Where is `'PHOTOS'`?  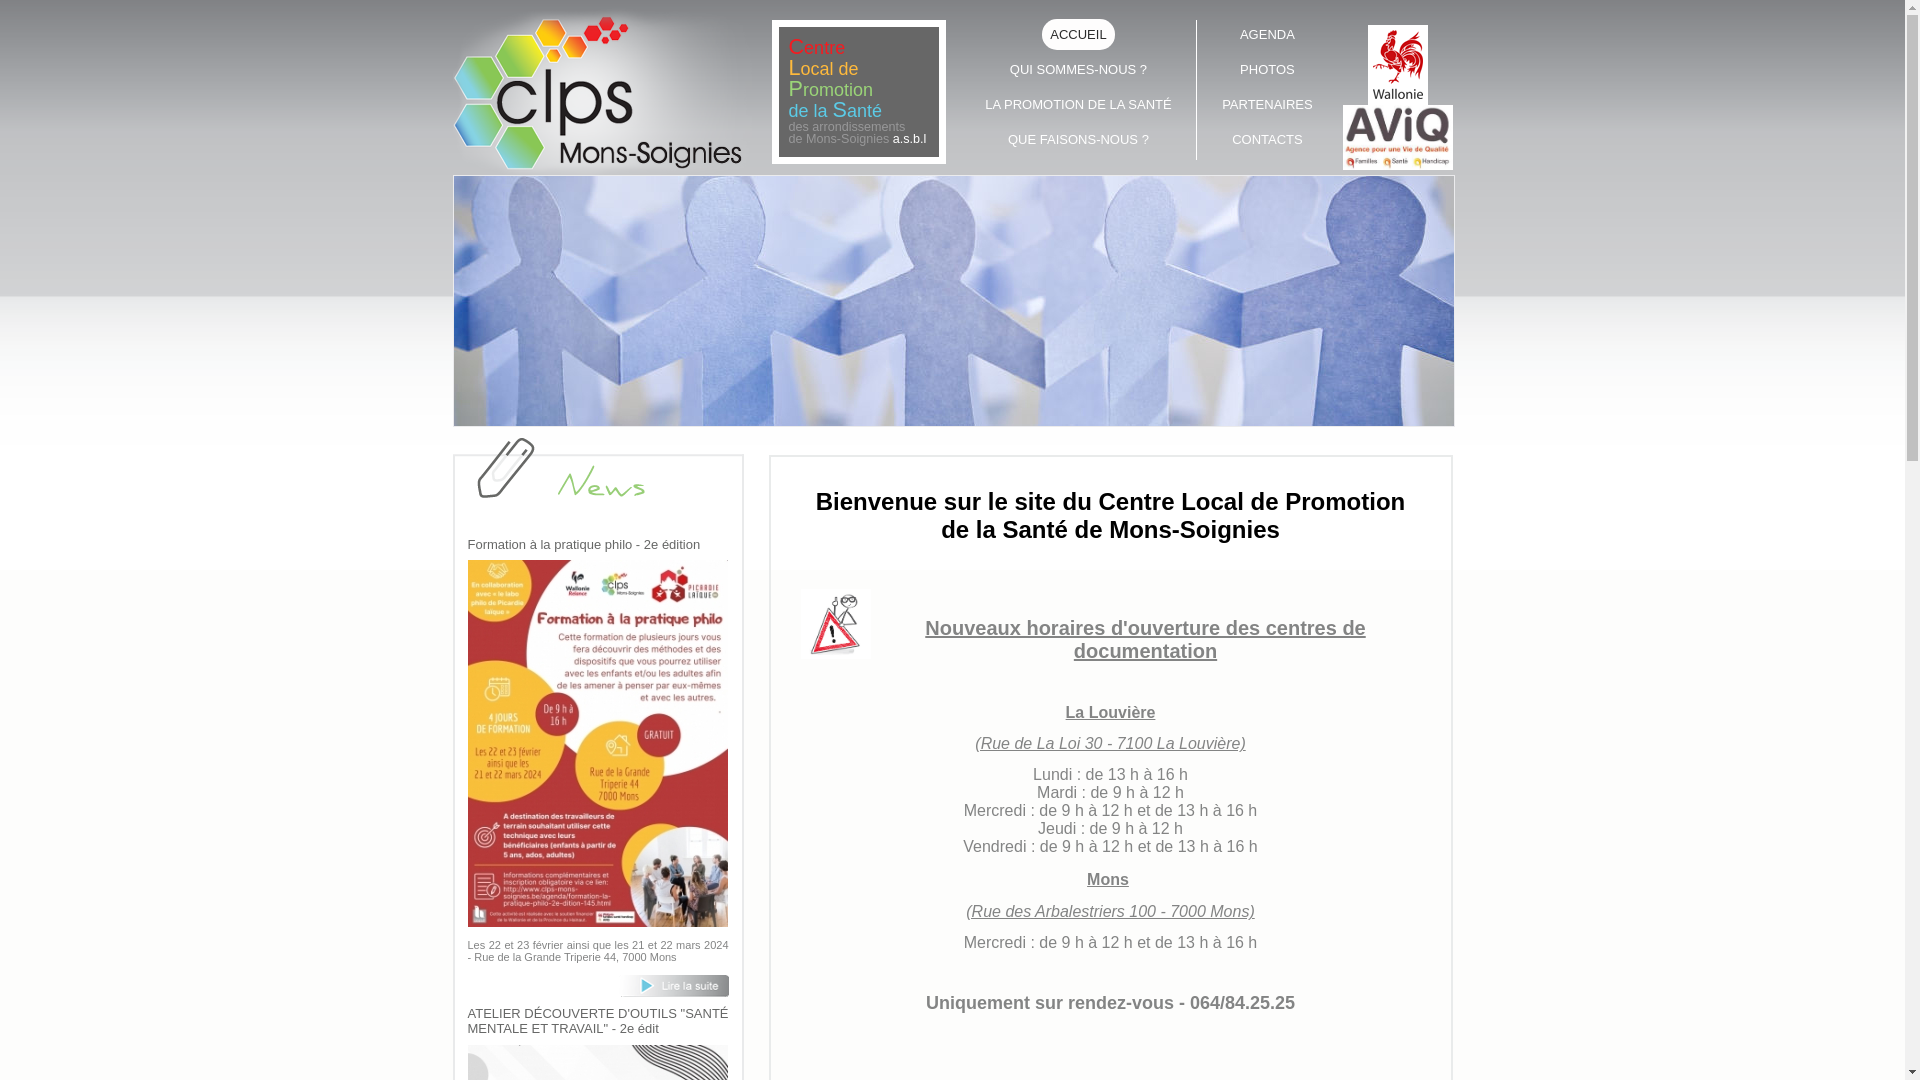 'PHOTOS' is located at coordinates (1210, 68).